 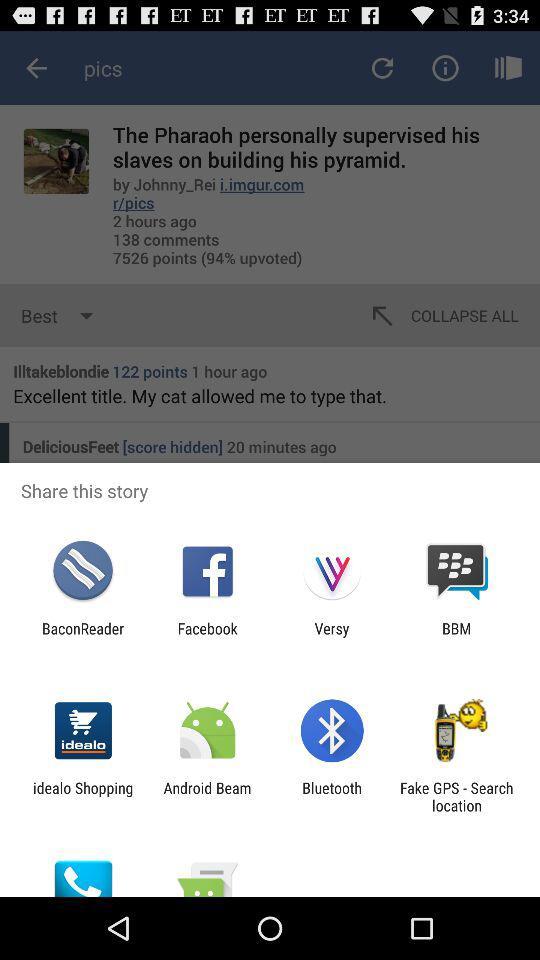 What do you see at coordinates (82, 636) in the screenshot?
I see `icon to the left of the facebook item` at bounding box center [82, 636].